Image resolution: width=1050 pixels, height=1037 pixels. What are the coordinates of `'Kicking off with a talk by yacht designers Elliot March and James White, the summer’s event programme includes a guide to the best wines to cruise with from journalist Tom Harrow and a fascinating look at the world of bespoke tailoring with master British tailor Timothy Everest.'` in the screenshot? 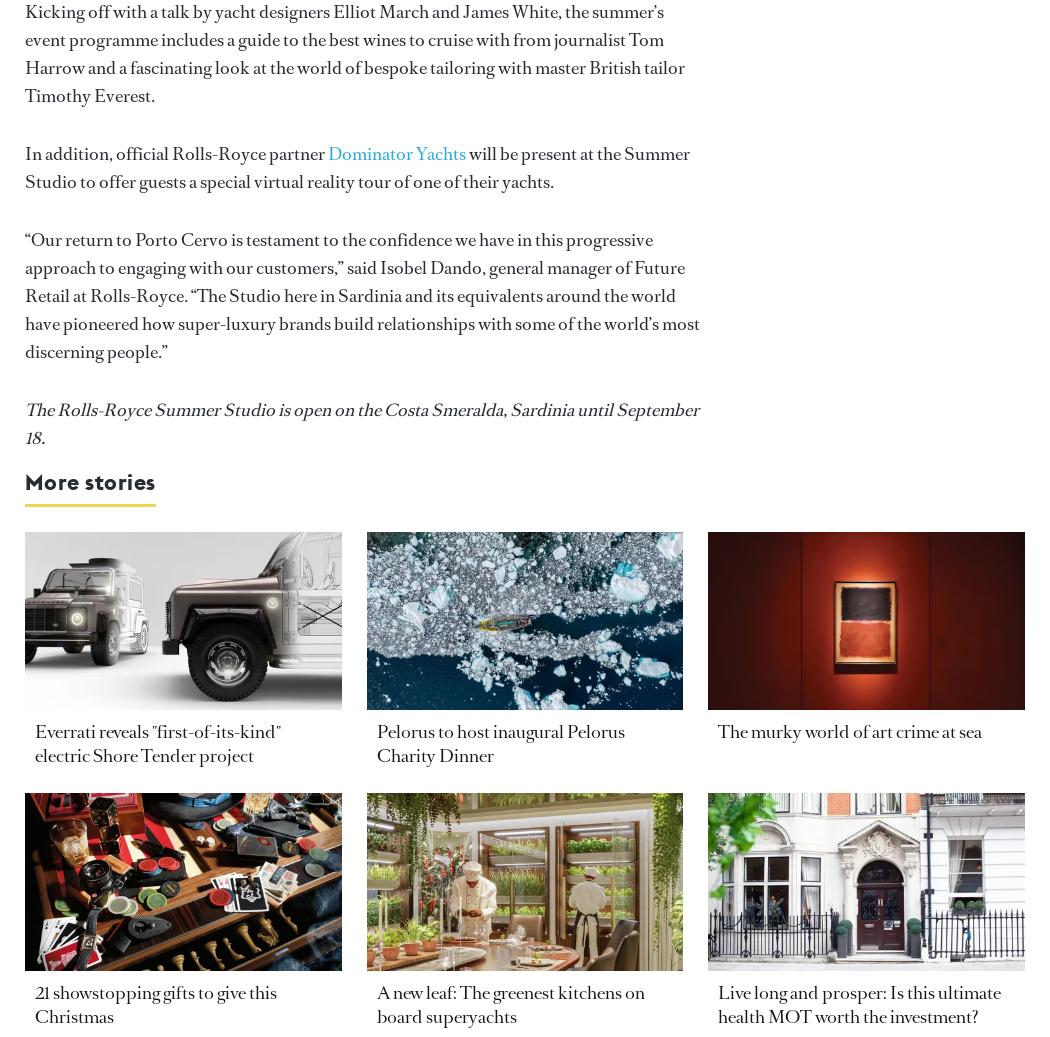 It's located at (24, 53).